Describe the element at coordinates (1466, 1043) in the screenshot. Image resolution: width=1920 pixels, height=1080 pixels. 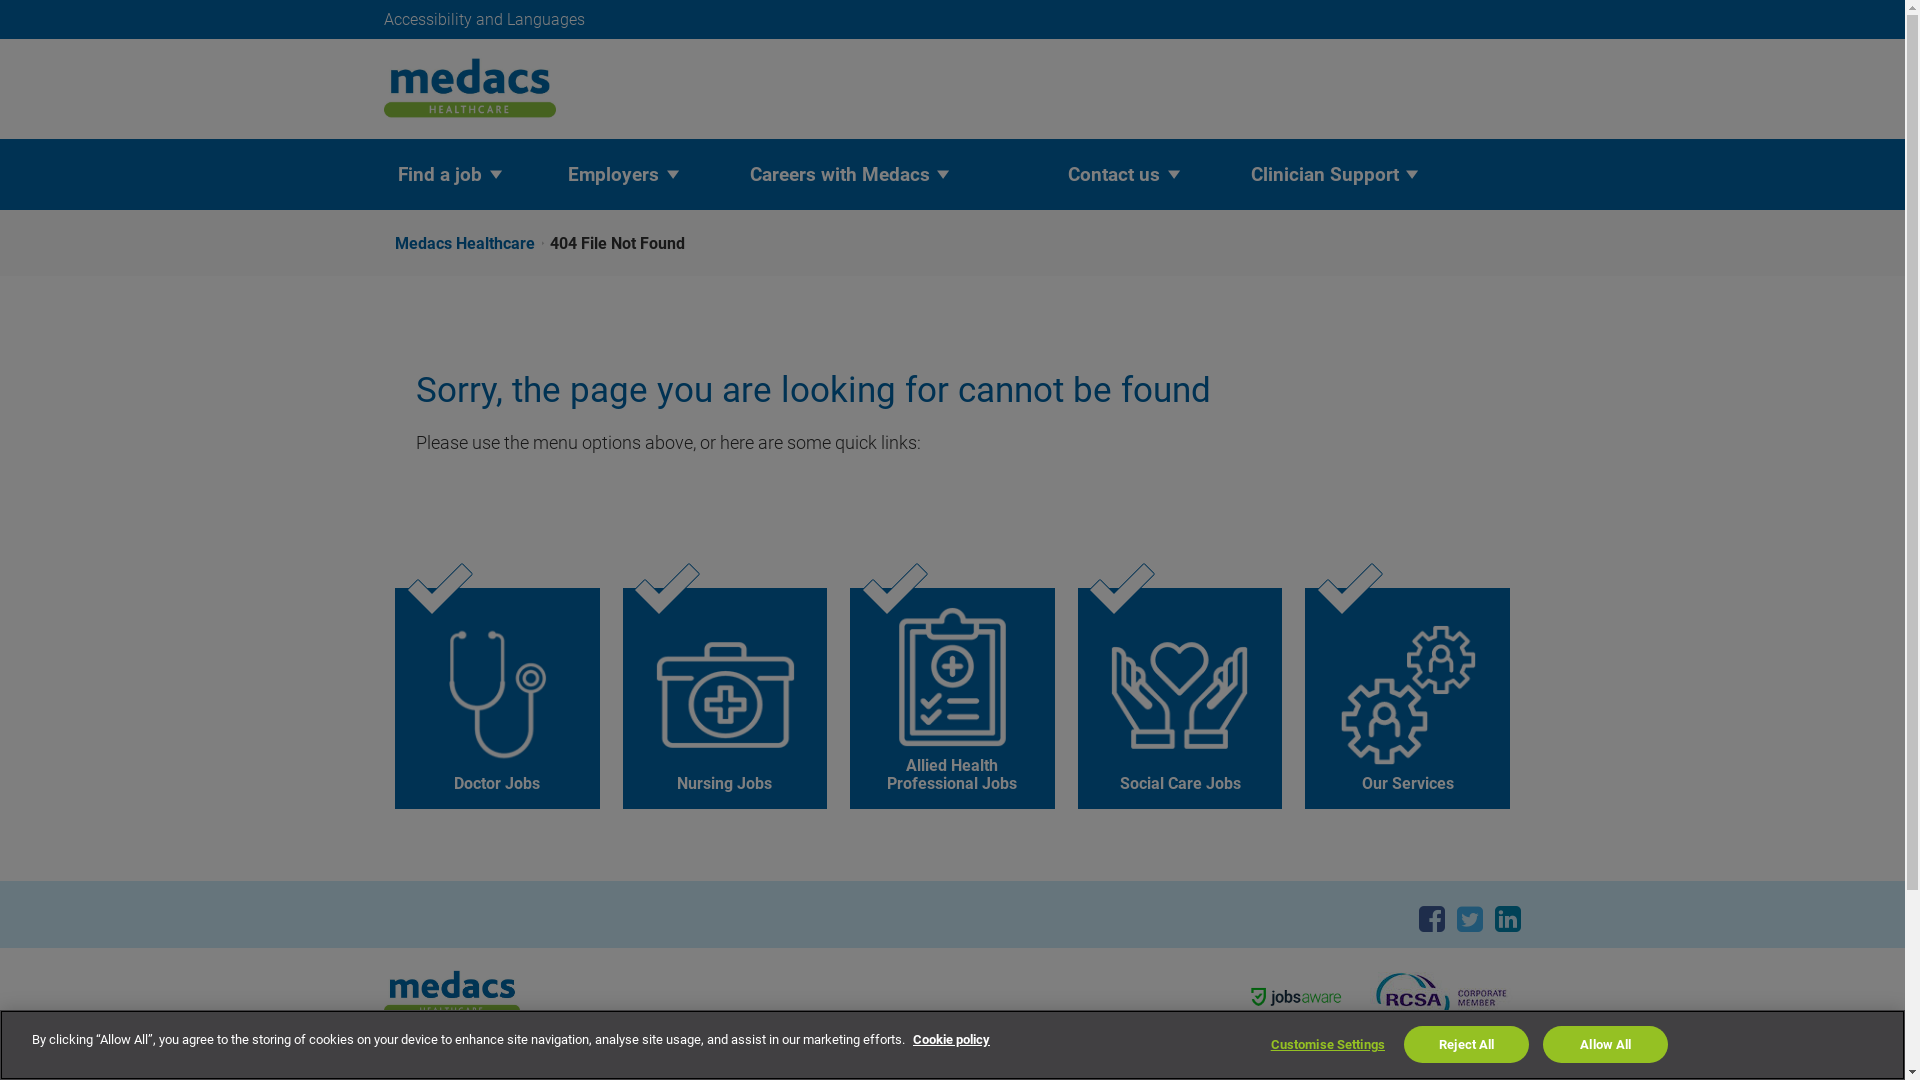
I see `'Reject All'` at that location.